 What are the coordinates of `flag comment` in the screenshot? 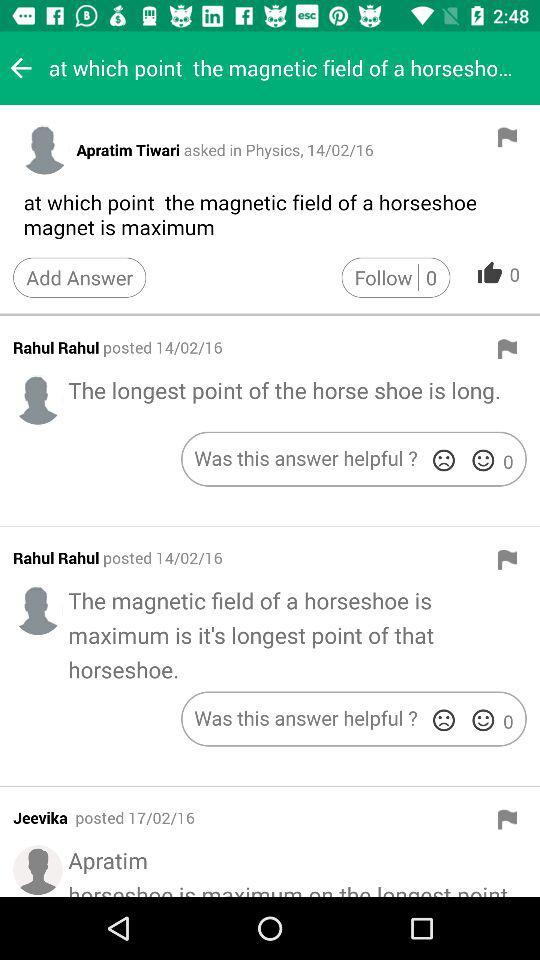 It's located at (507, 559).